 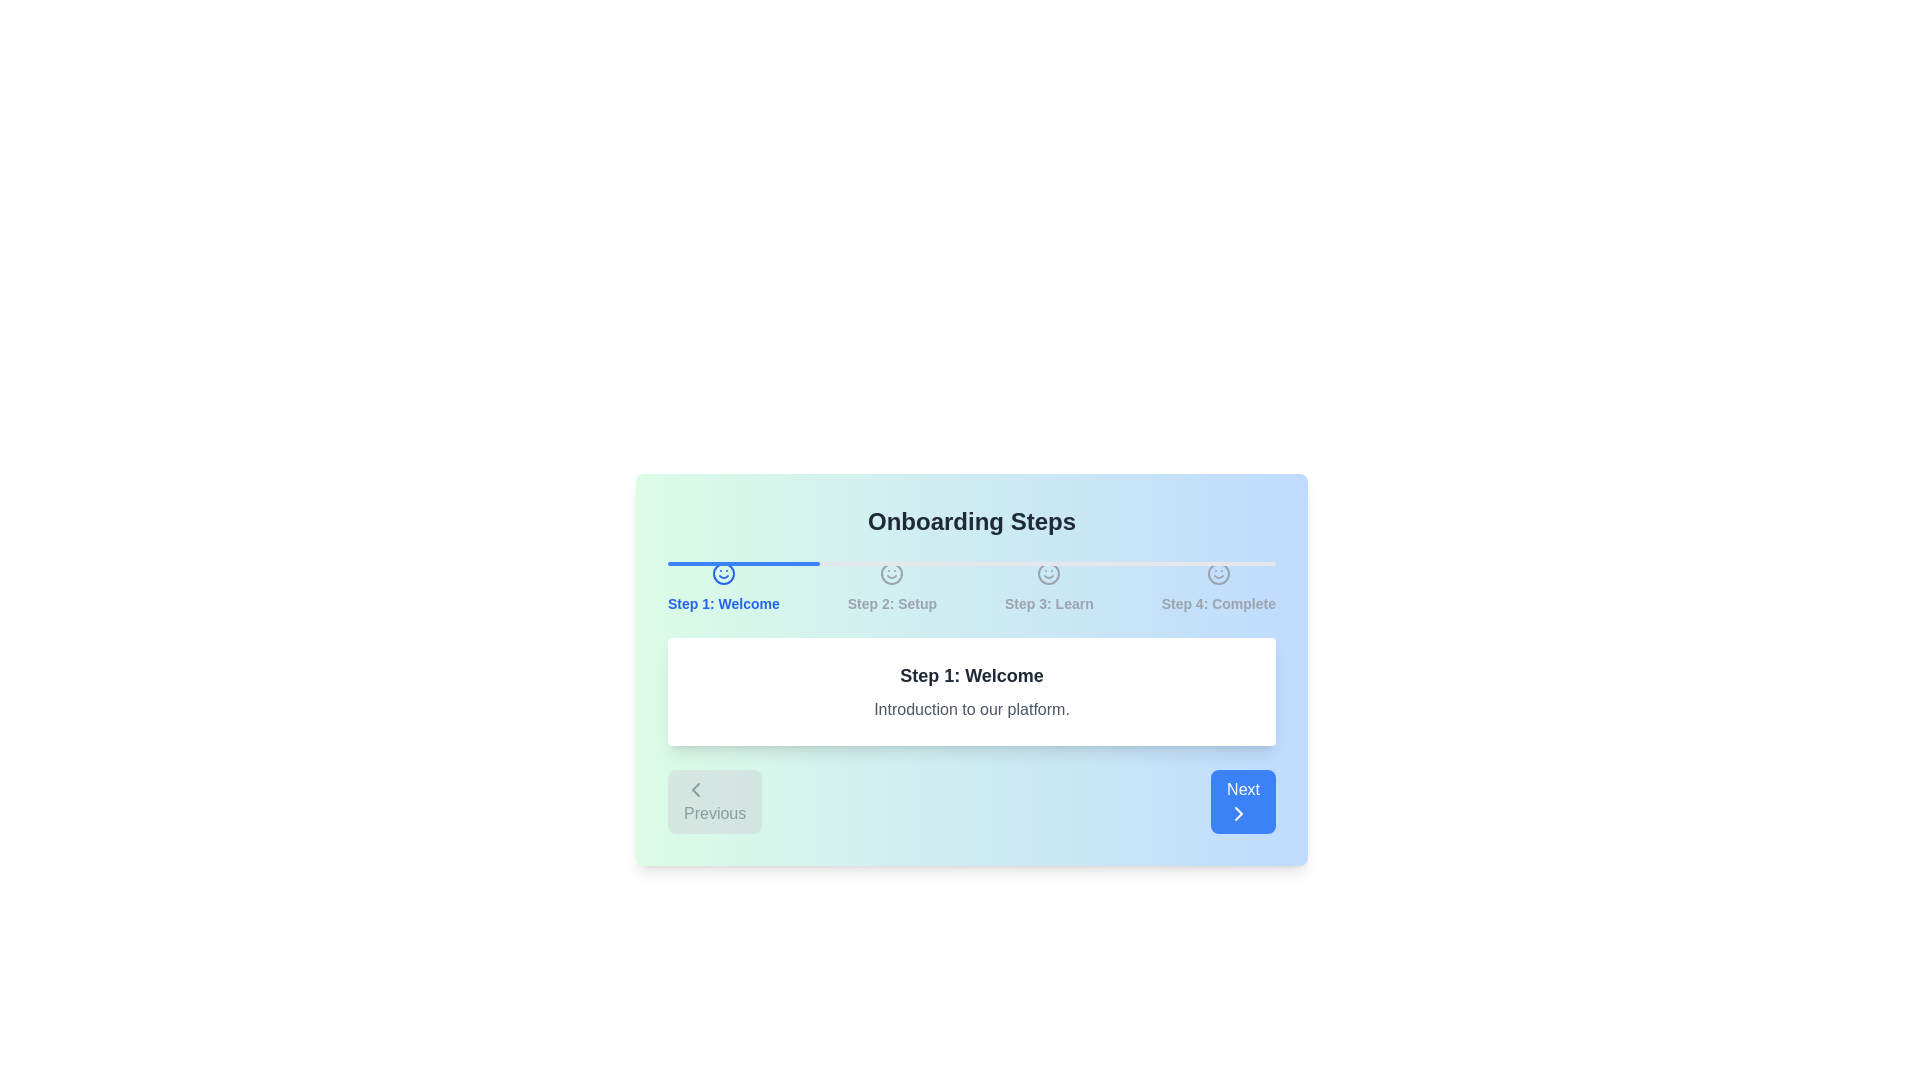 What do you see at coordinates (1048, 574) in the screenshot?
I see `the SVG circle element that forms the outer boundary of the smile emoji in the 'Step 3: Learn' onboarding interface` at bounding box center [1048, 574].